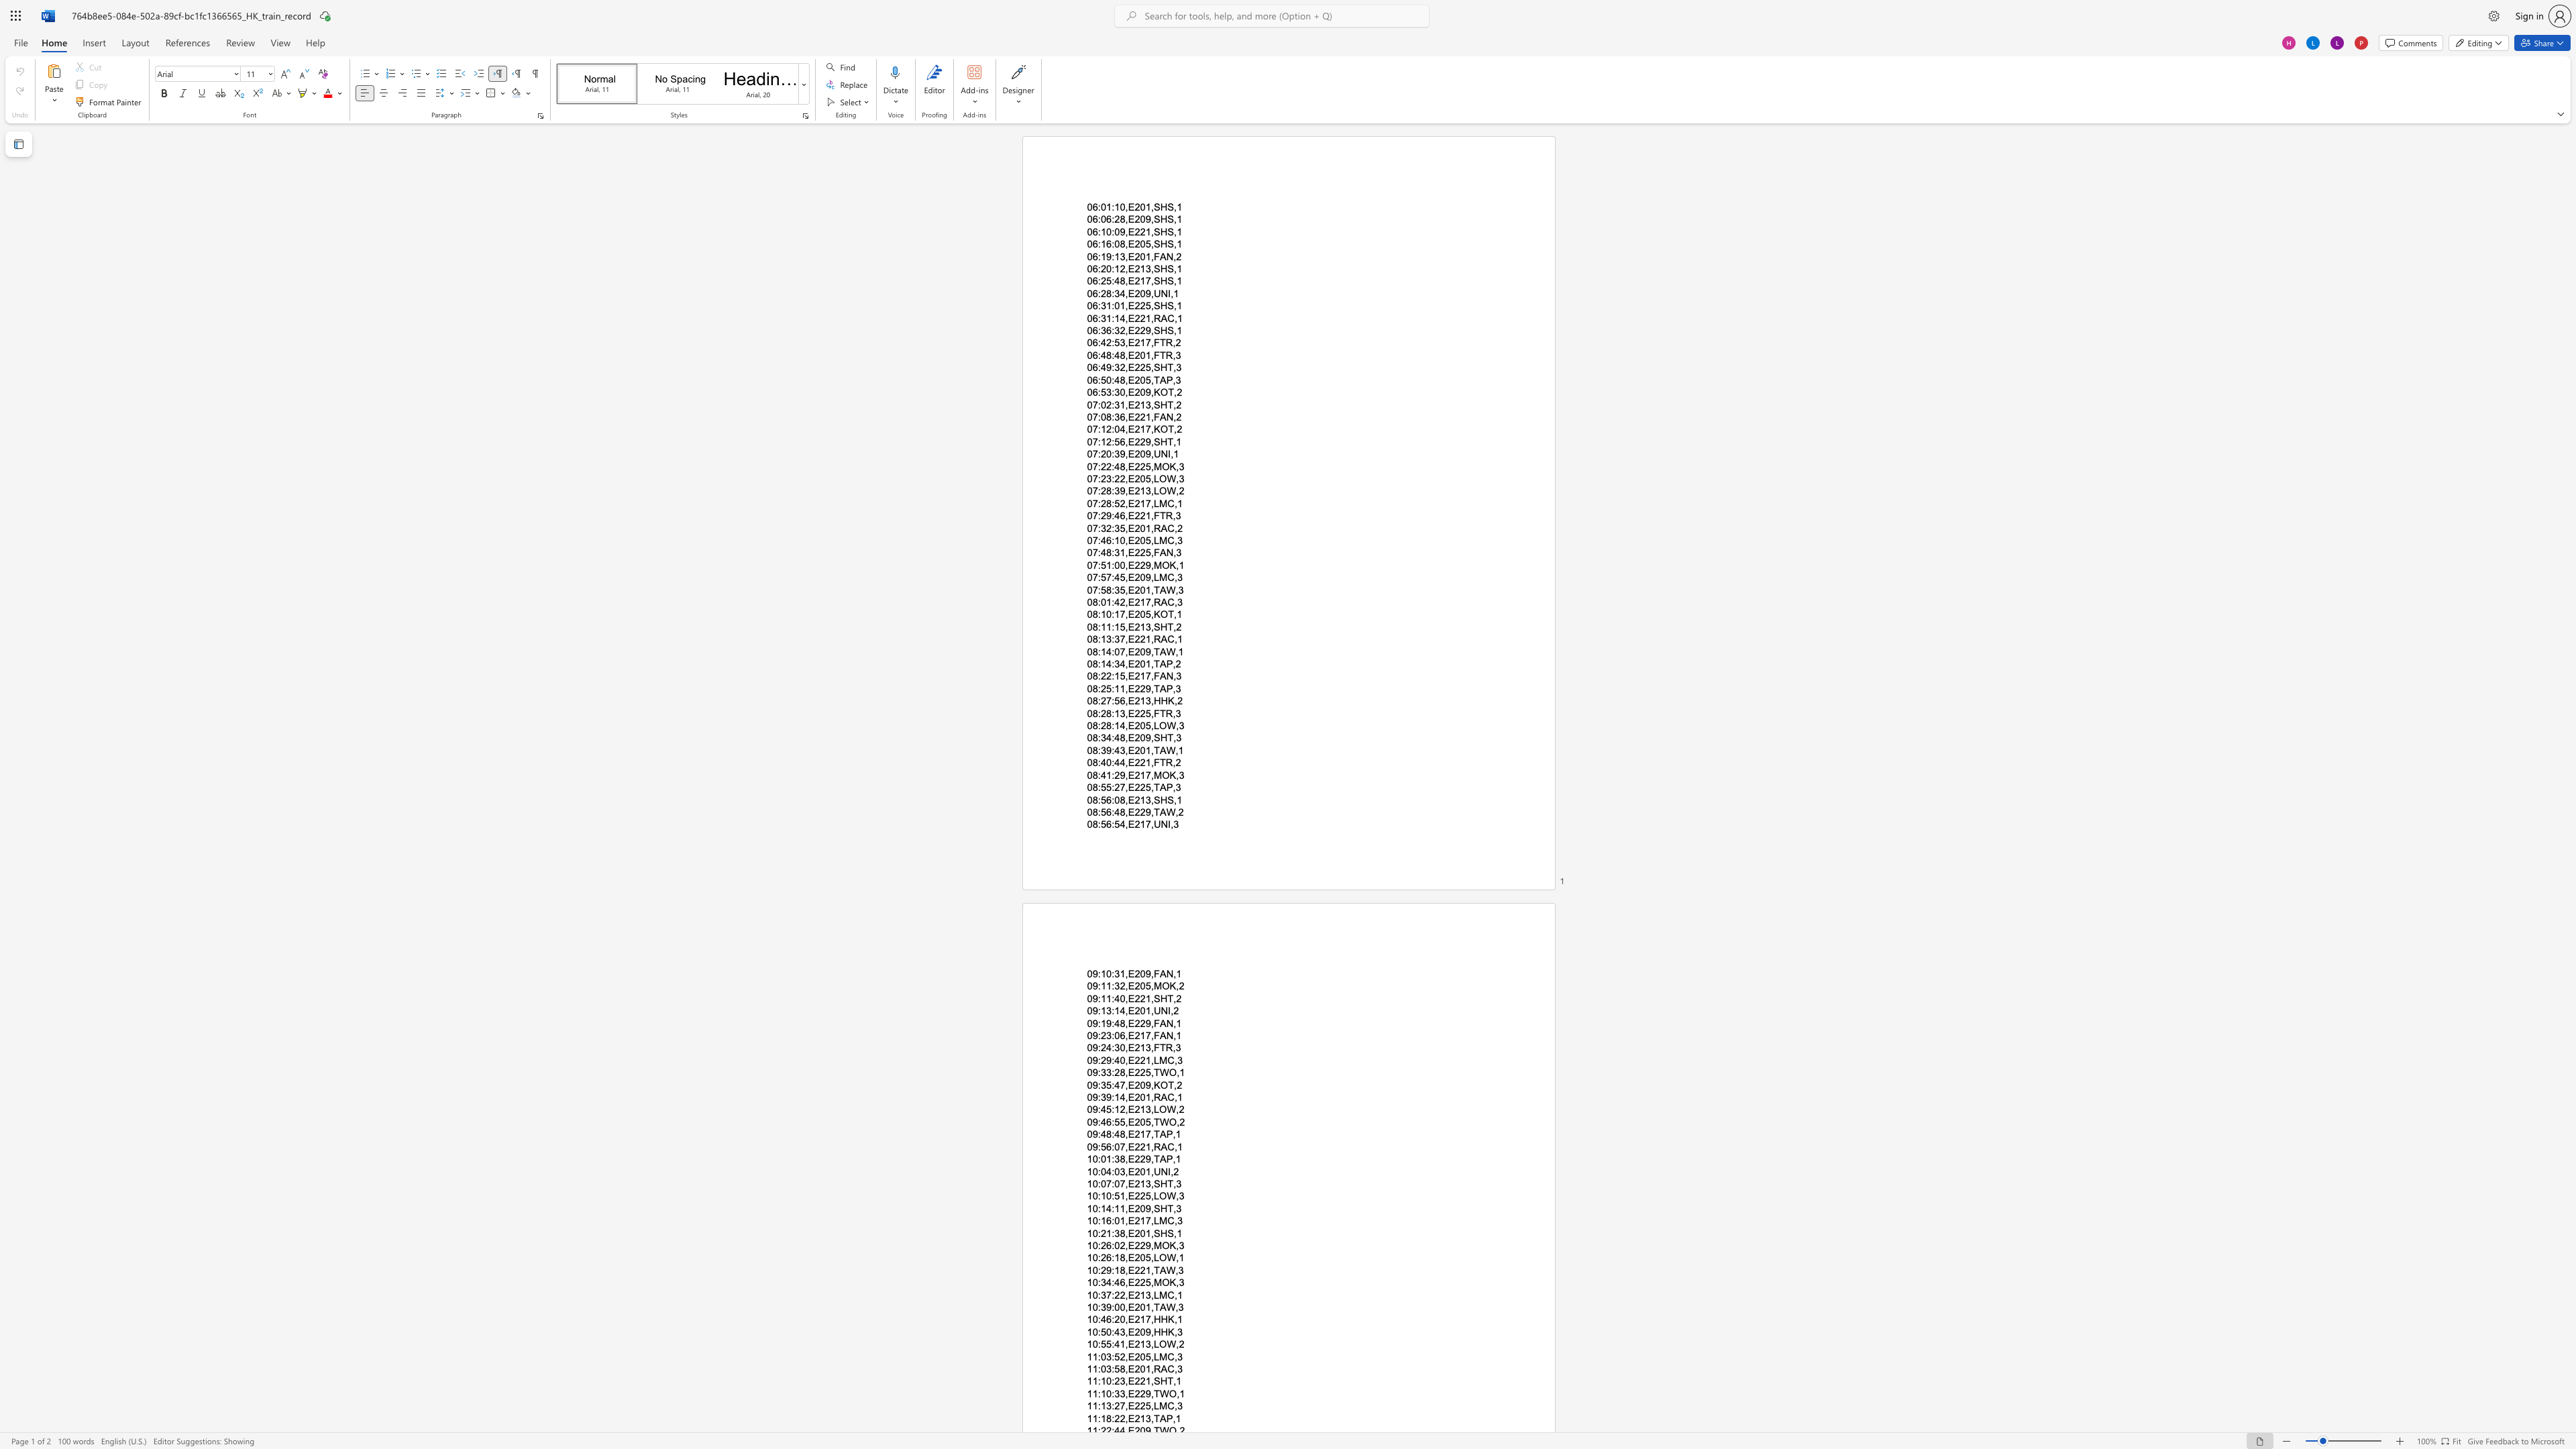 Image resolution: width=2576 pixels, height=1449 pixels. What do you see at coordinates (1152, 824) in the screenshot?
I see `the subset text "UNI,3" within the text "08:56:54,E217,UNI,3"` at bounding box center [1152, 824].